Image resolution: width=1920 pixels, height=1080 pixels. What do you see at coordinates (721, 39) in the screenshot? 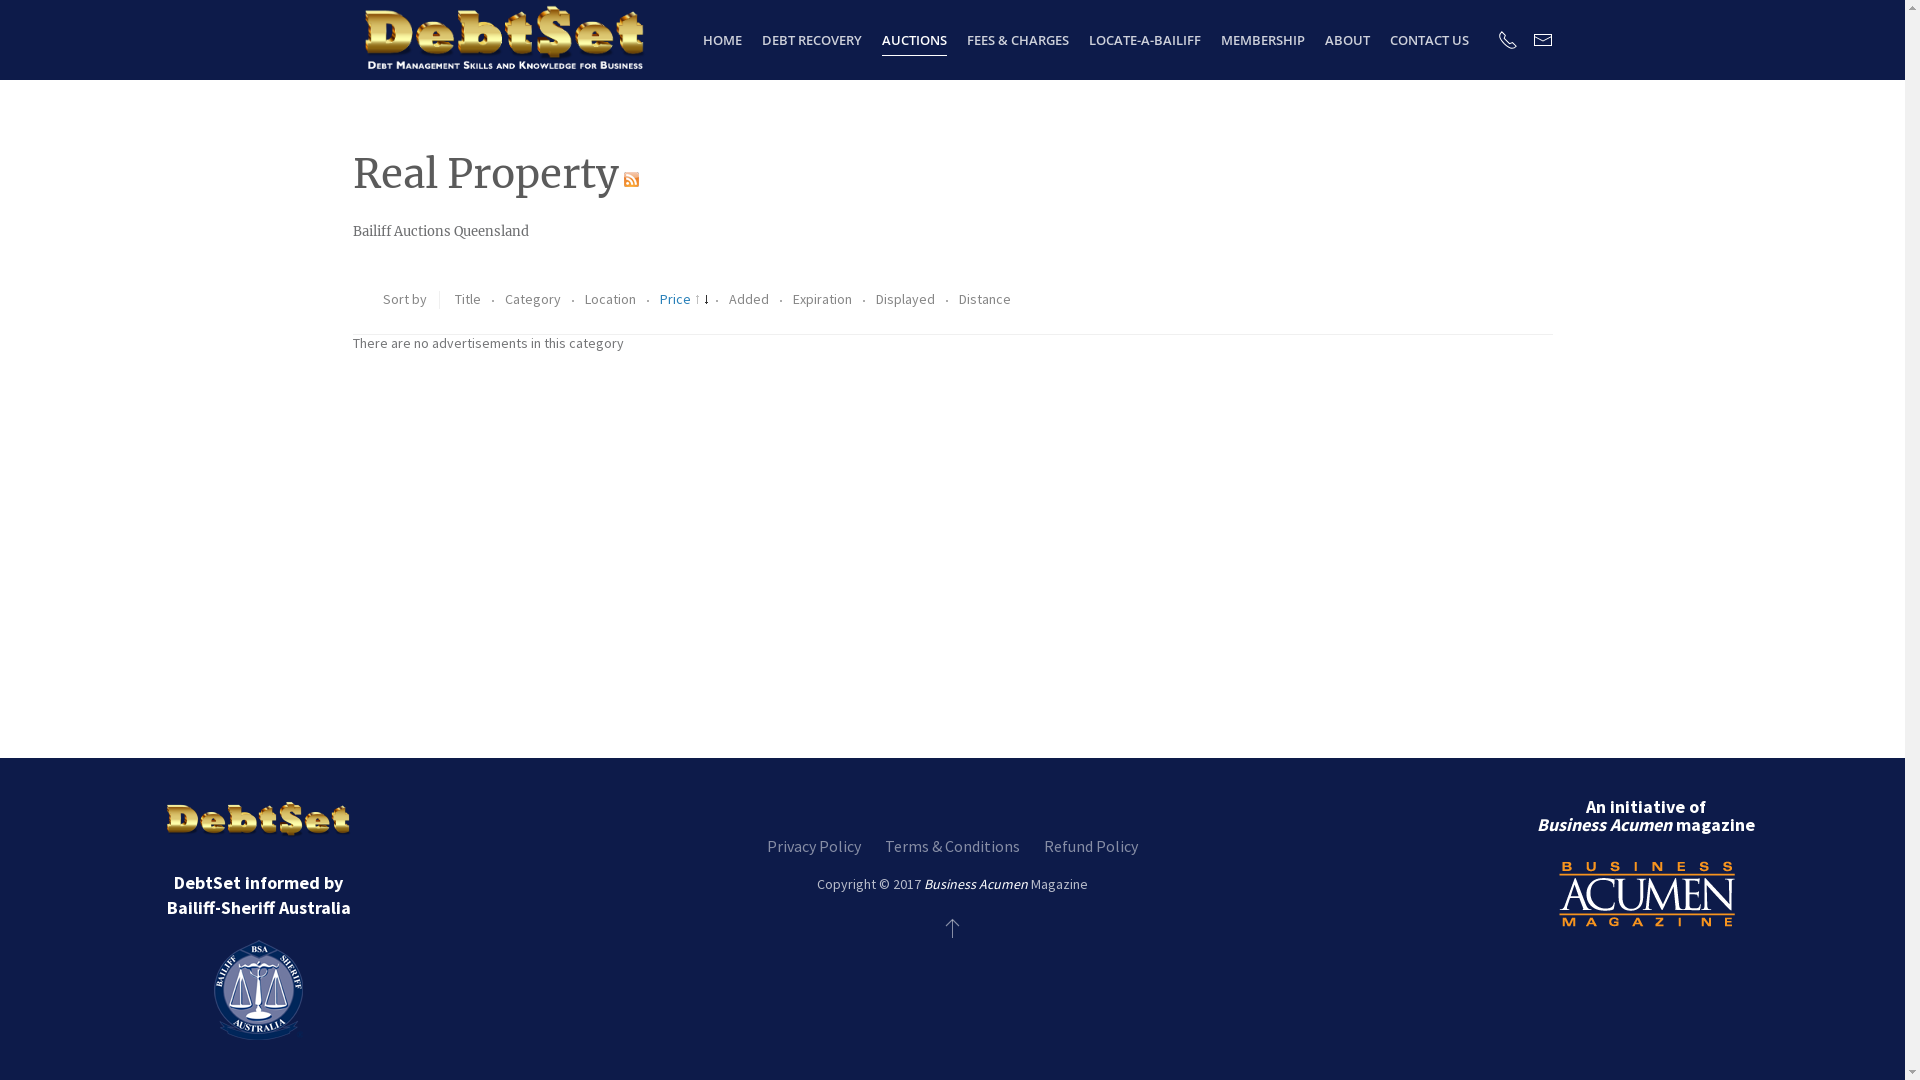
I see `'HOME'` at bounding box center [721, 39].